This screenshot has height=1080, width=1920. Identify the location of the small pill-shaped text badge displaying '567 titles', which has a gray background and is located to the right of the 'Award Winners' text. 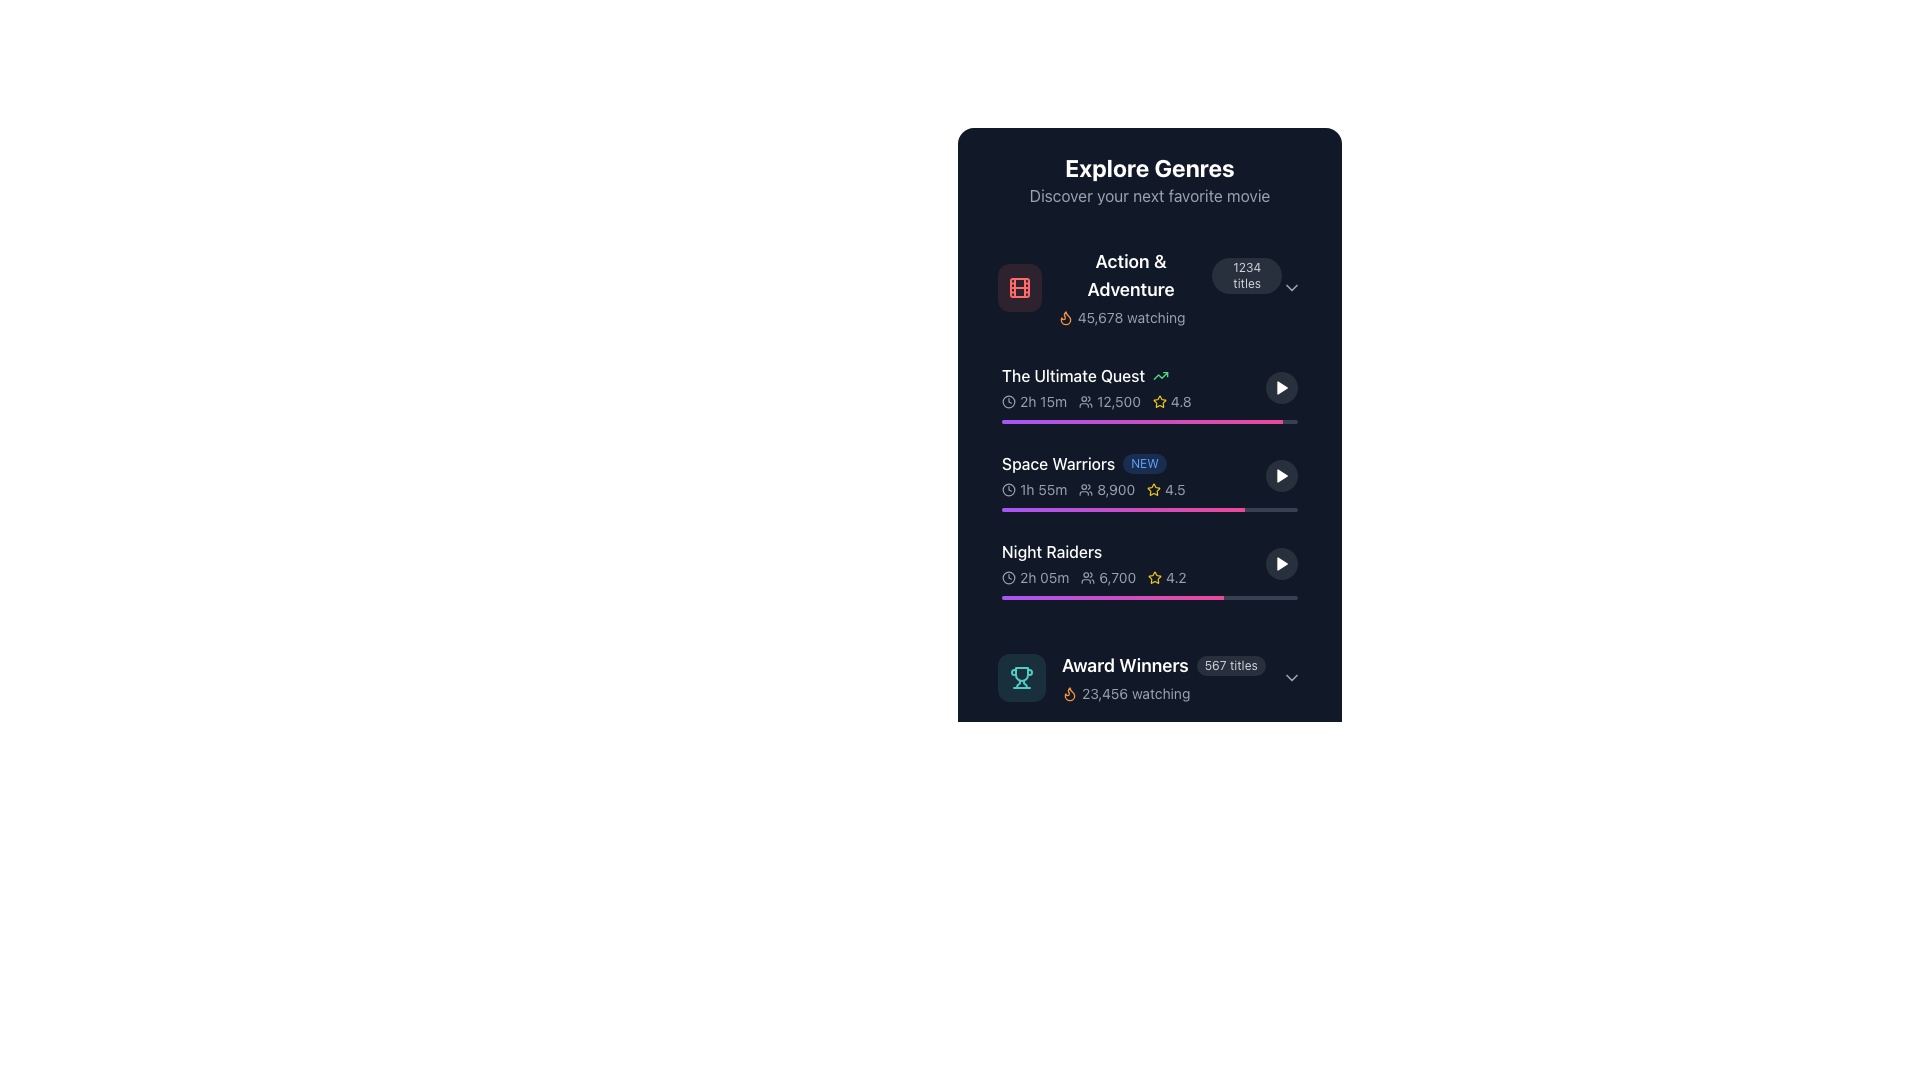
(1230, 666).